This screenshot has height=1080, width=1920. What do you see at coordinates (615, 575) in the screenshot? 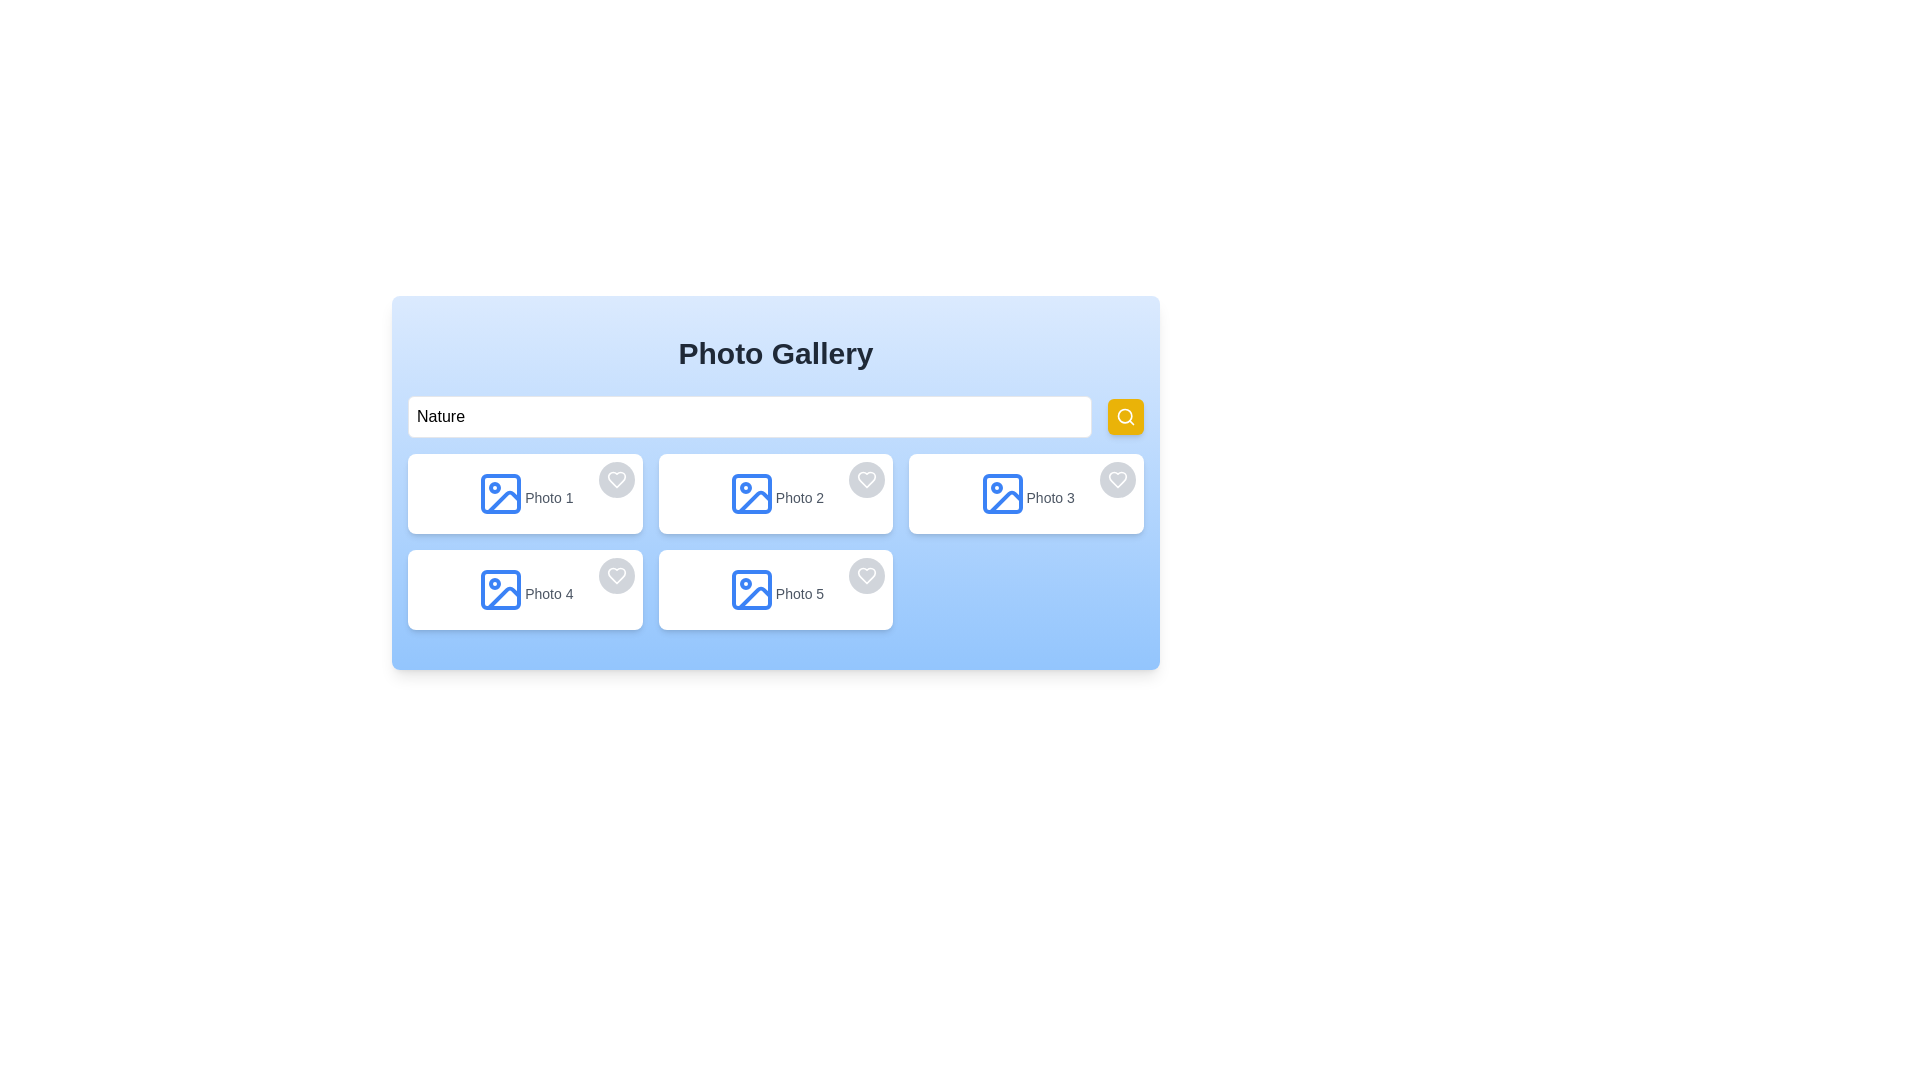
I see `the favorite icon located in the grid section of the photo gallery application adjacent to 'Photo 4'` at bounding box center [615, 575].